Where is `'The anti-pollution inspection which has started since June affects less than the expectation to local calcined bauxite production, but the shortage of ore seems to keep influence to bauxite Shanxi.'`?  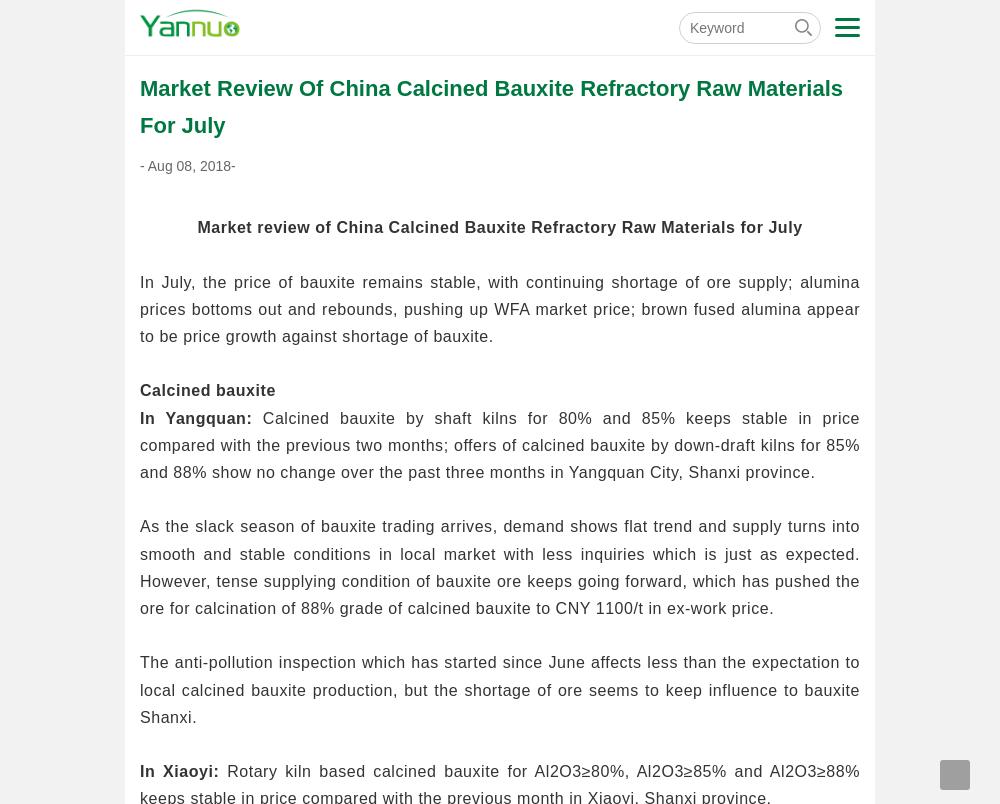 'The anti-pollution inspection which has started since June affects less than the expectation to local calcined bauxite production, but the shortage of ore seems to keep influence to bauxite Shanxi.' is located at coordinates (500, 688).